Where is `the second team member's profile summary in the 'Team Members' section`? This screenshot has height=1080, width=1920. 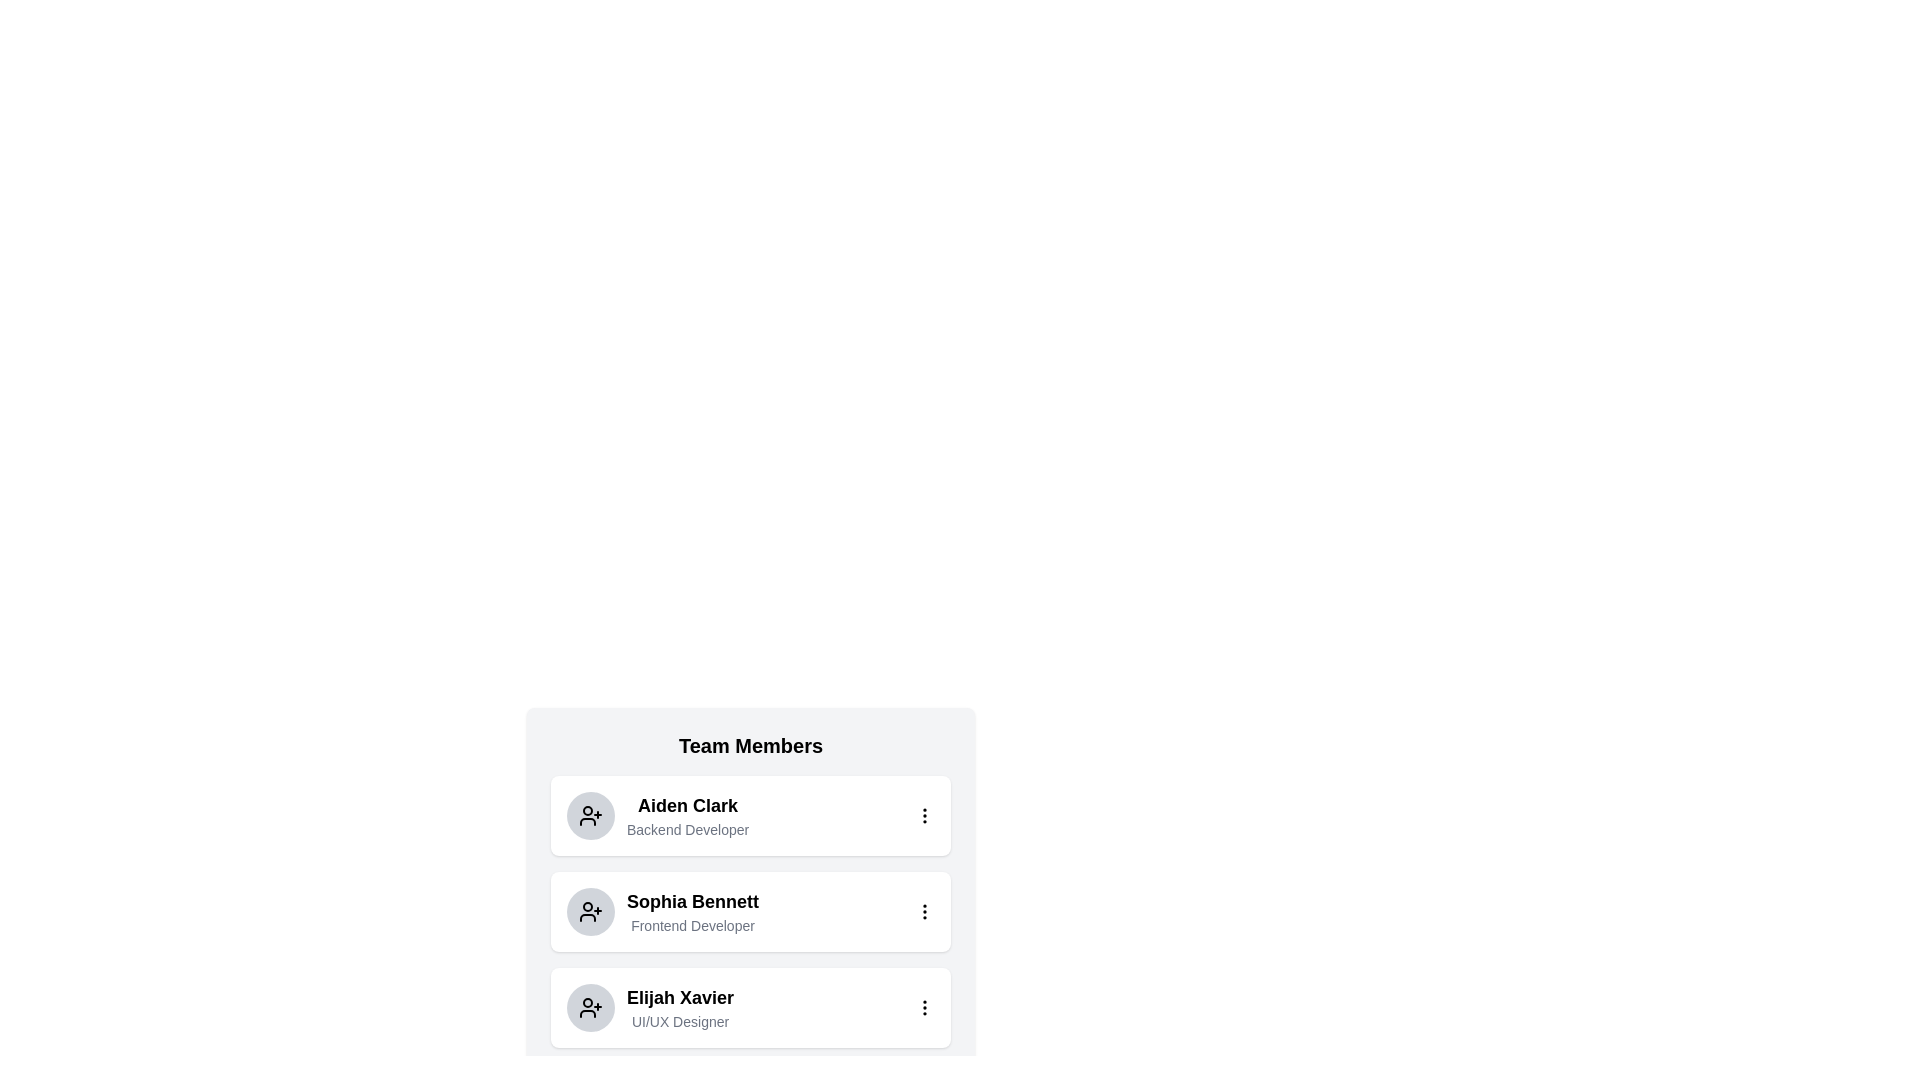 the second team member's profile summary in the 'Team Members' section is located at coordinates (749, 911).